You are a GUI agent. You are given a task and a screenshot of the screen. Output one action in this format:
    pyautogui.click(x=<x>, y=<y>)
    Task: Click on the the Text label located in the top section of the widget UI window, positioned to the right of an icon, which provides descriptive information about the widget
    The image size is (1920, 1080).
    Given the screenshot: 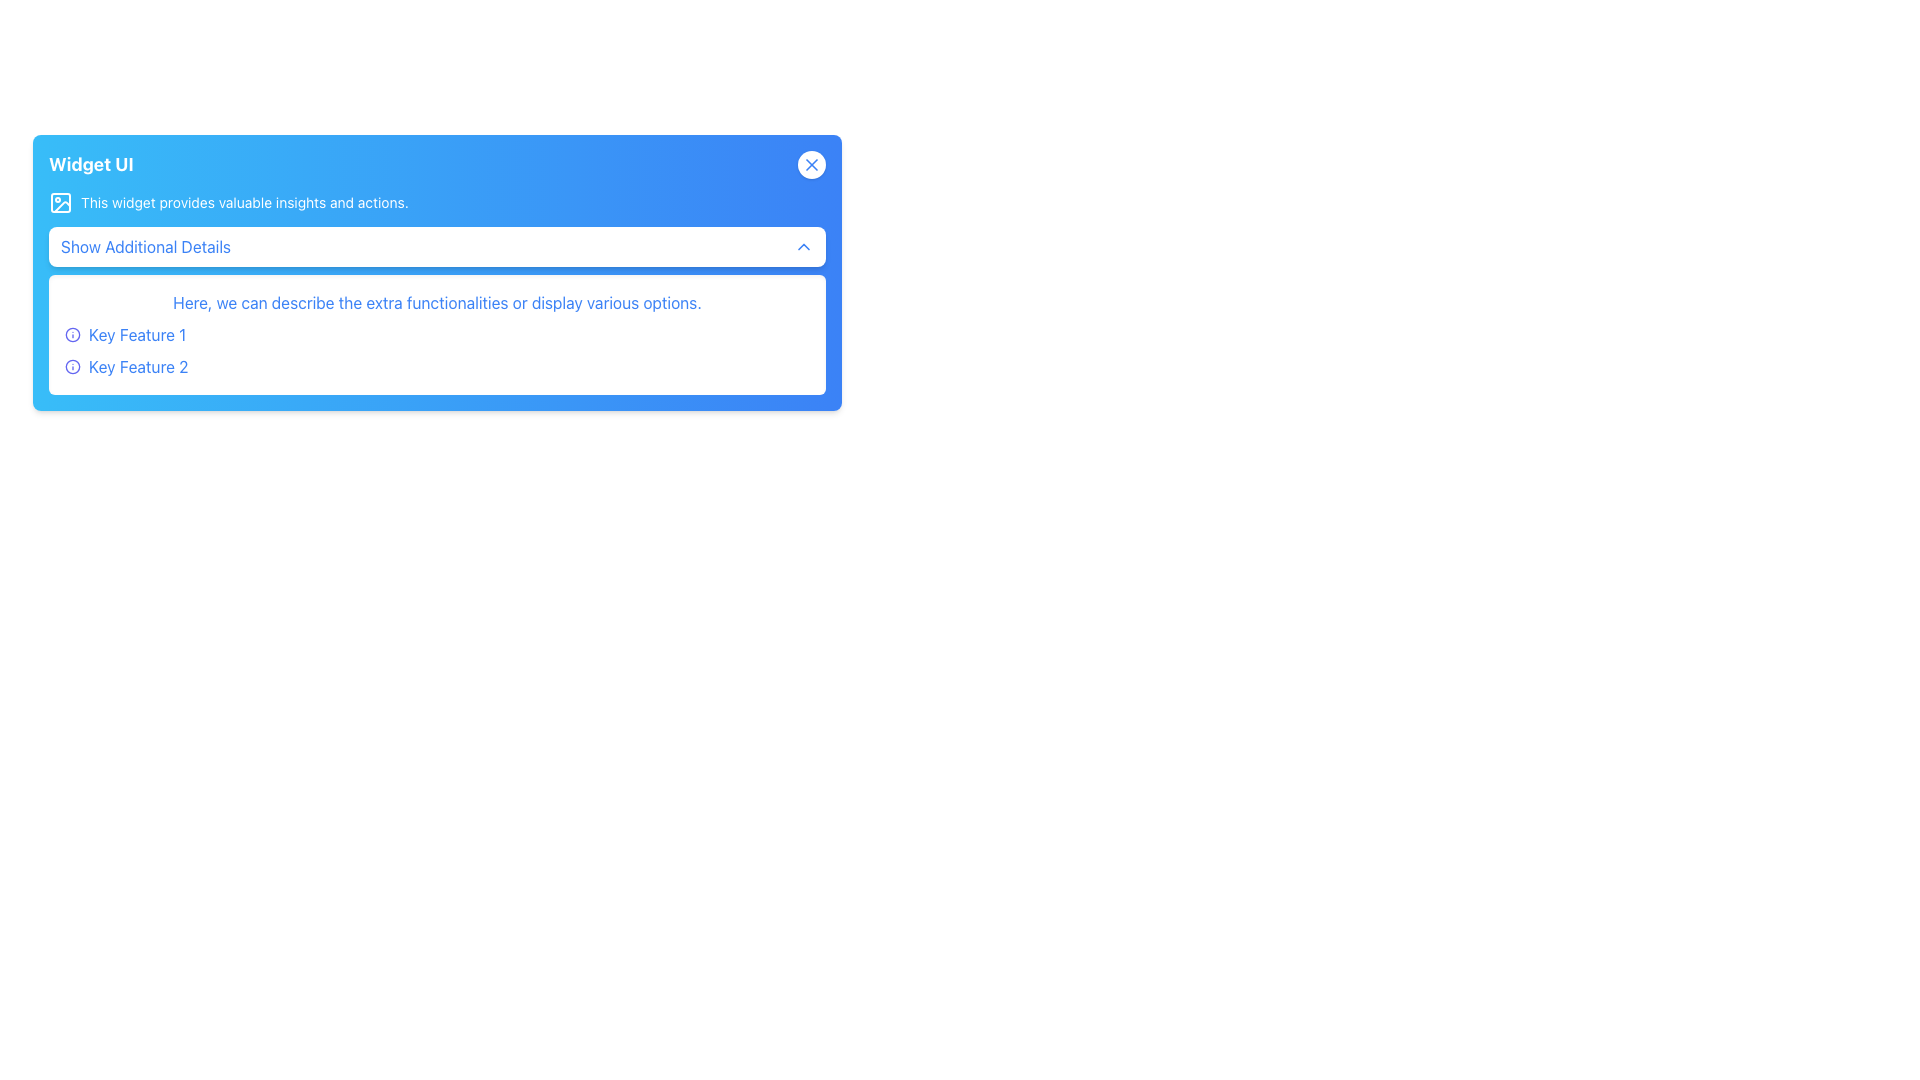 What is the action you would take?
    pyautogui.click(x=243, y=203)
    